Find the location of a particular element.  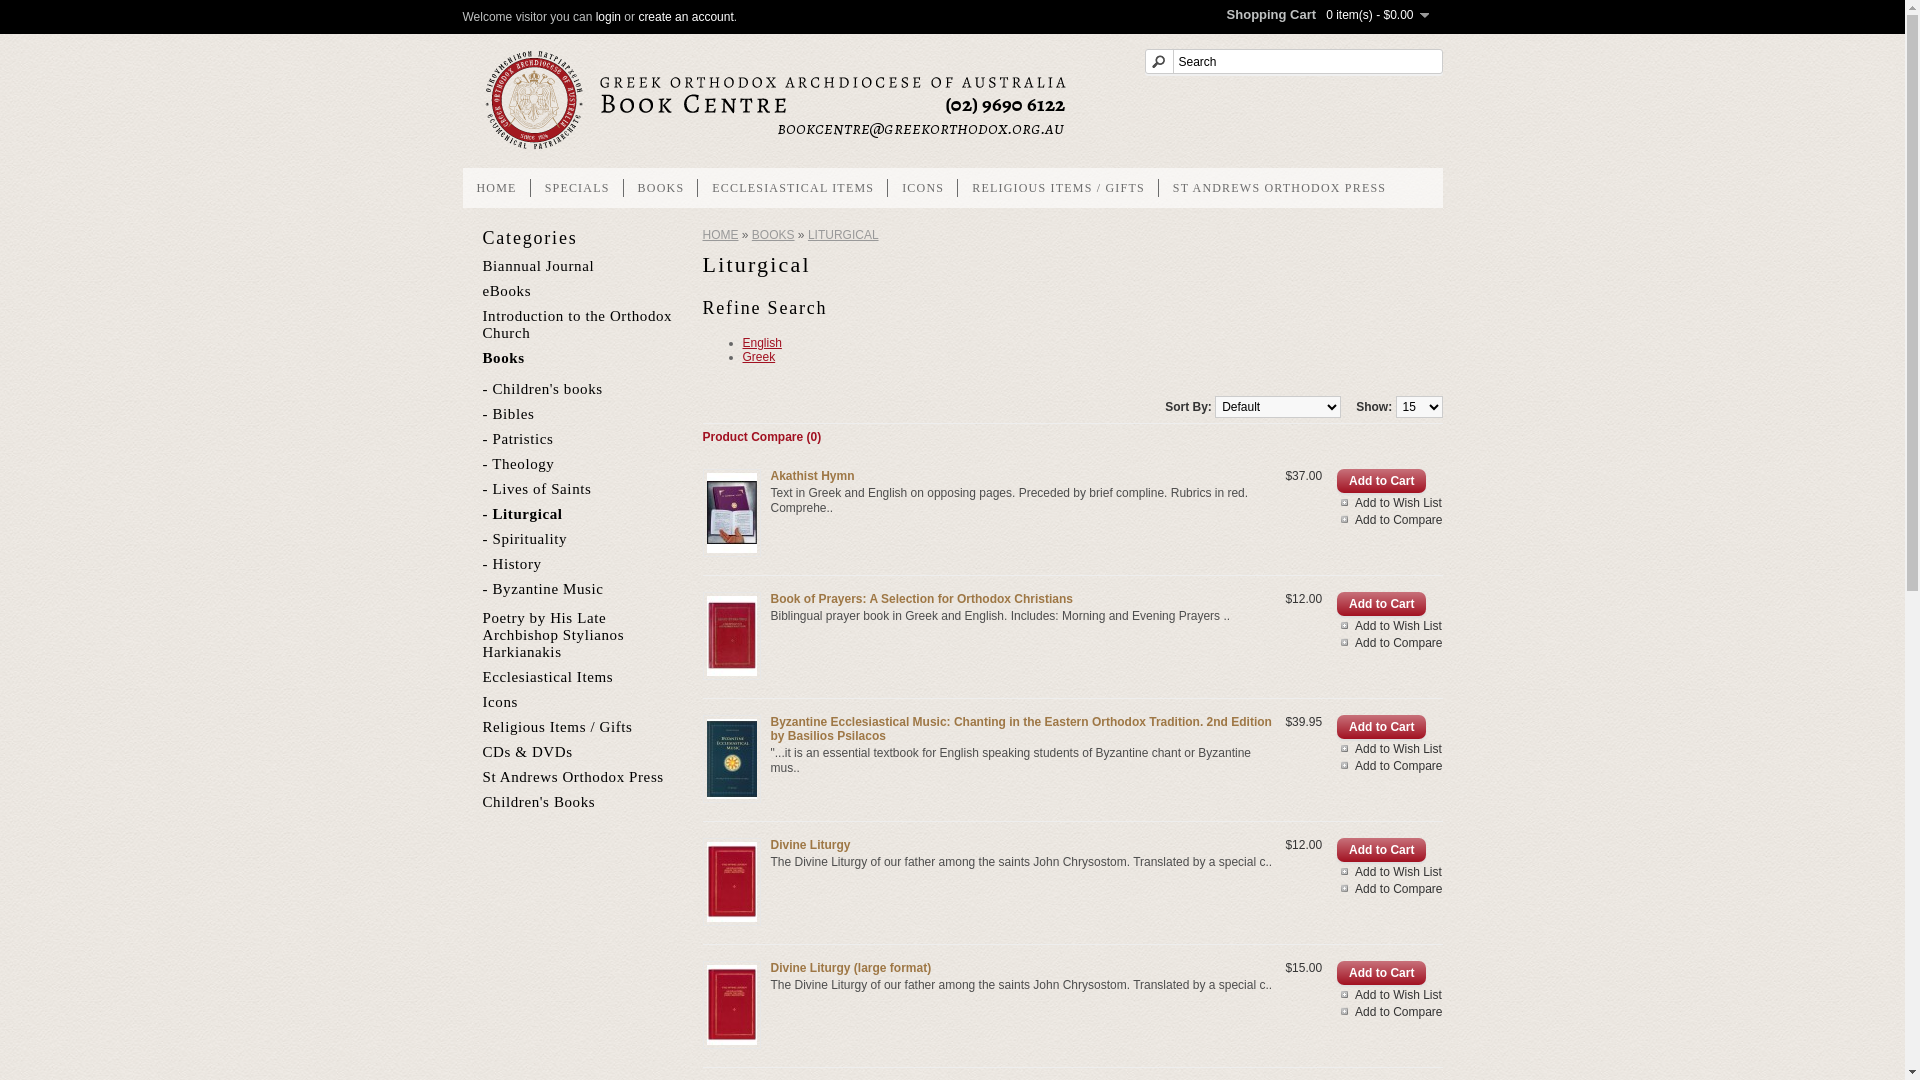

'- Patristics' is located at coordinates (580, 438).